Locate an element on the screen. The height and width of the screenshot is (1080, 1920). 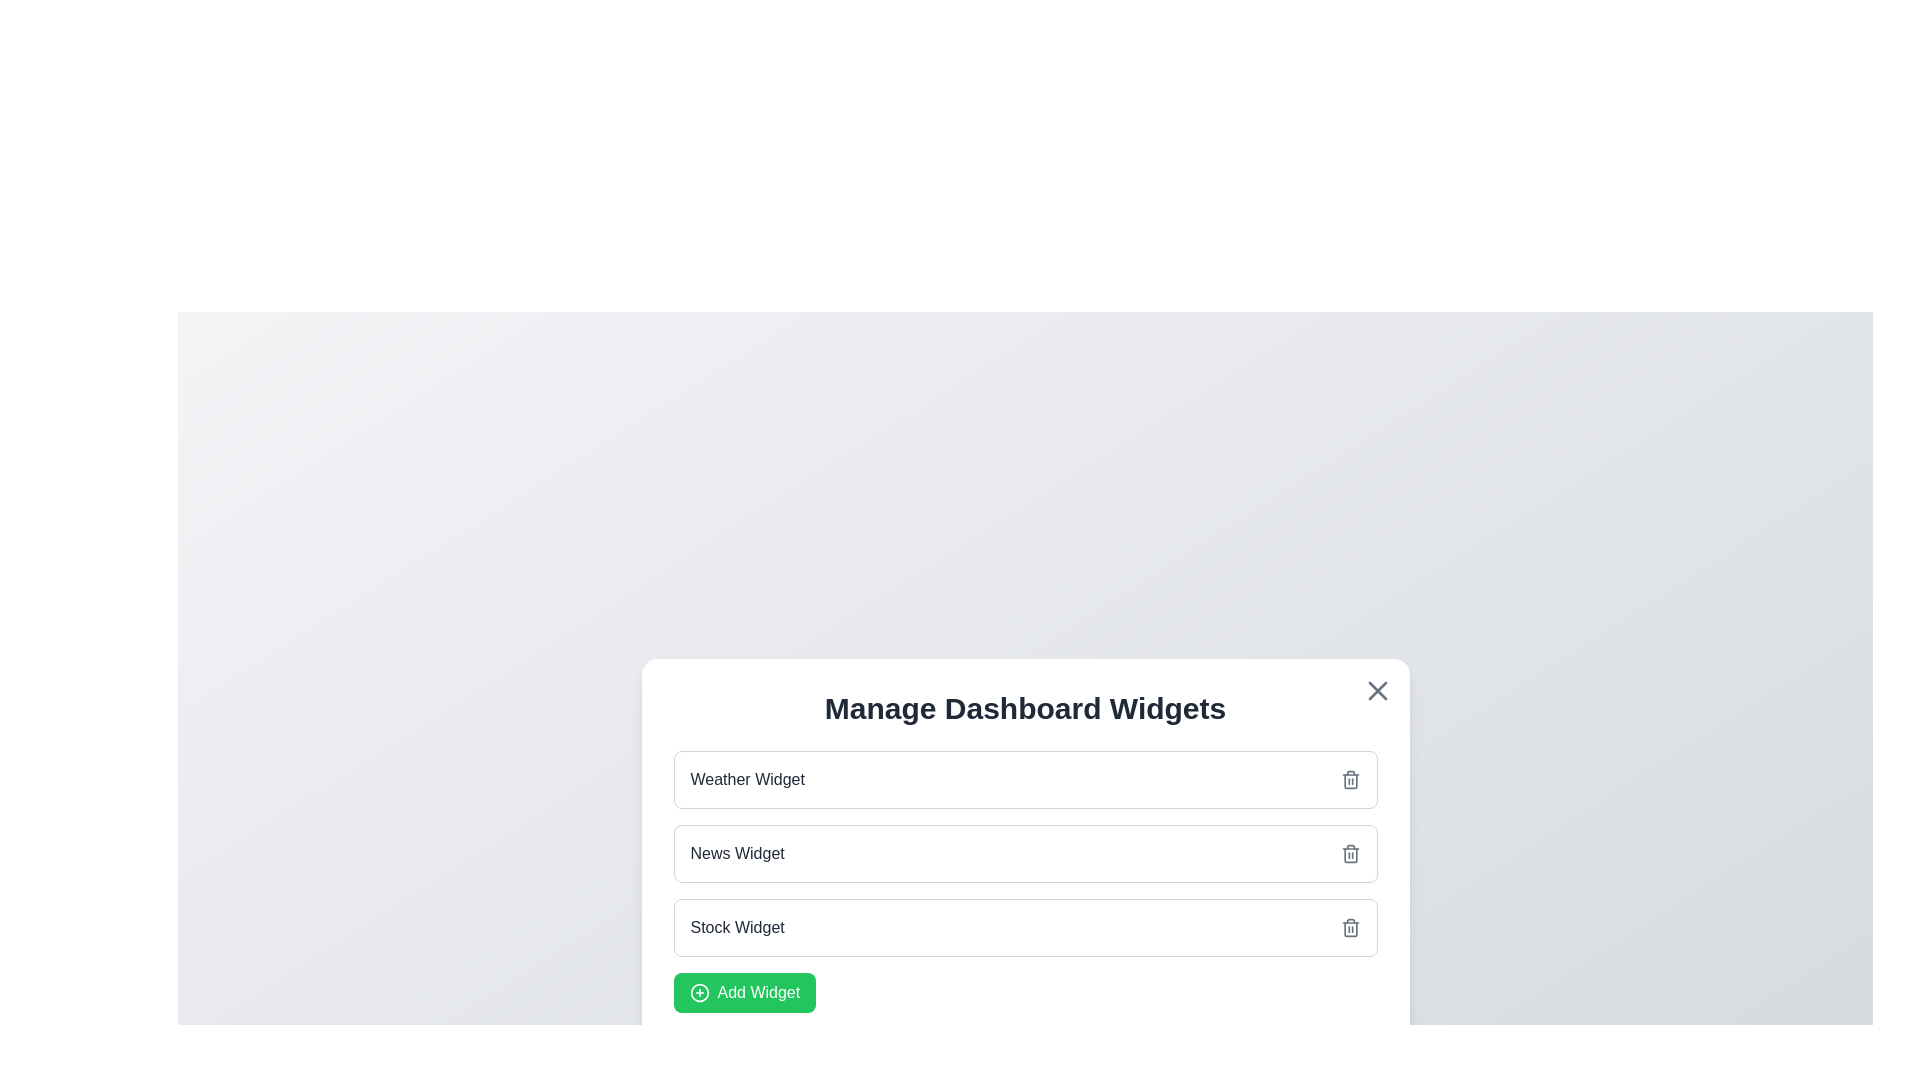
the 'Add Widget' button to add a new widget to the list is located at coordinates (743, 992).